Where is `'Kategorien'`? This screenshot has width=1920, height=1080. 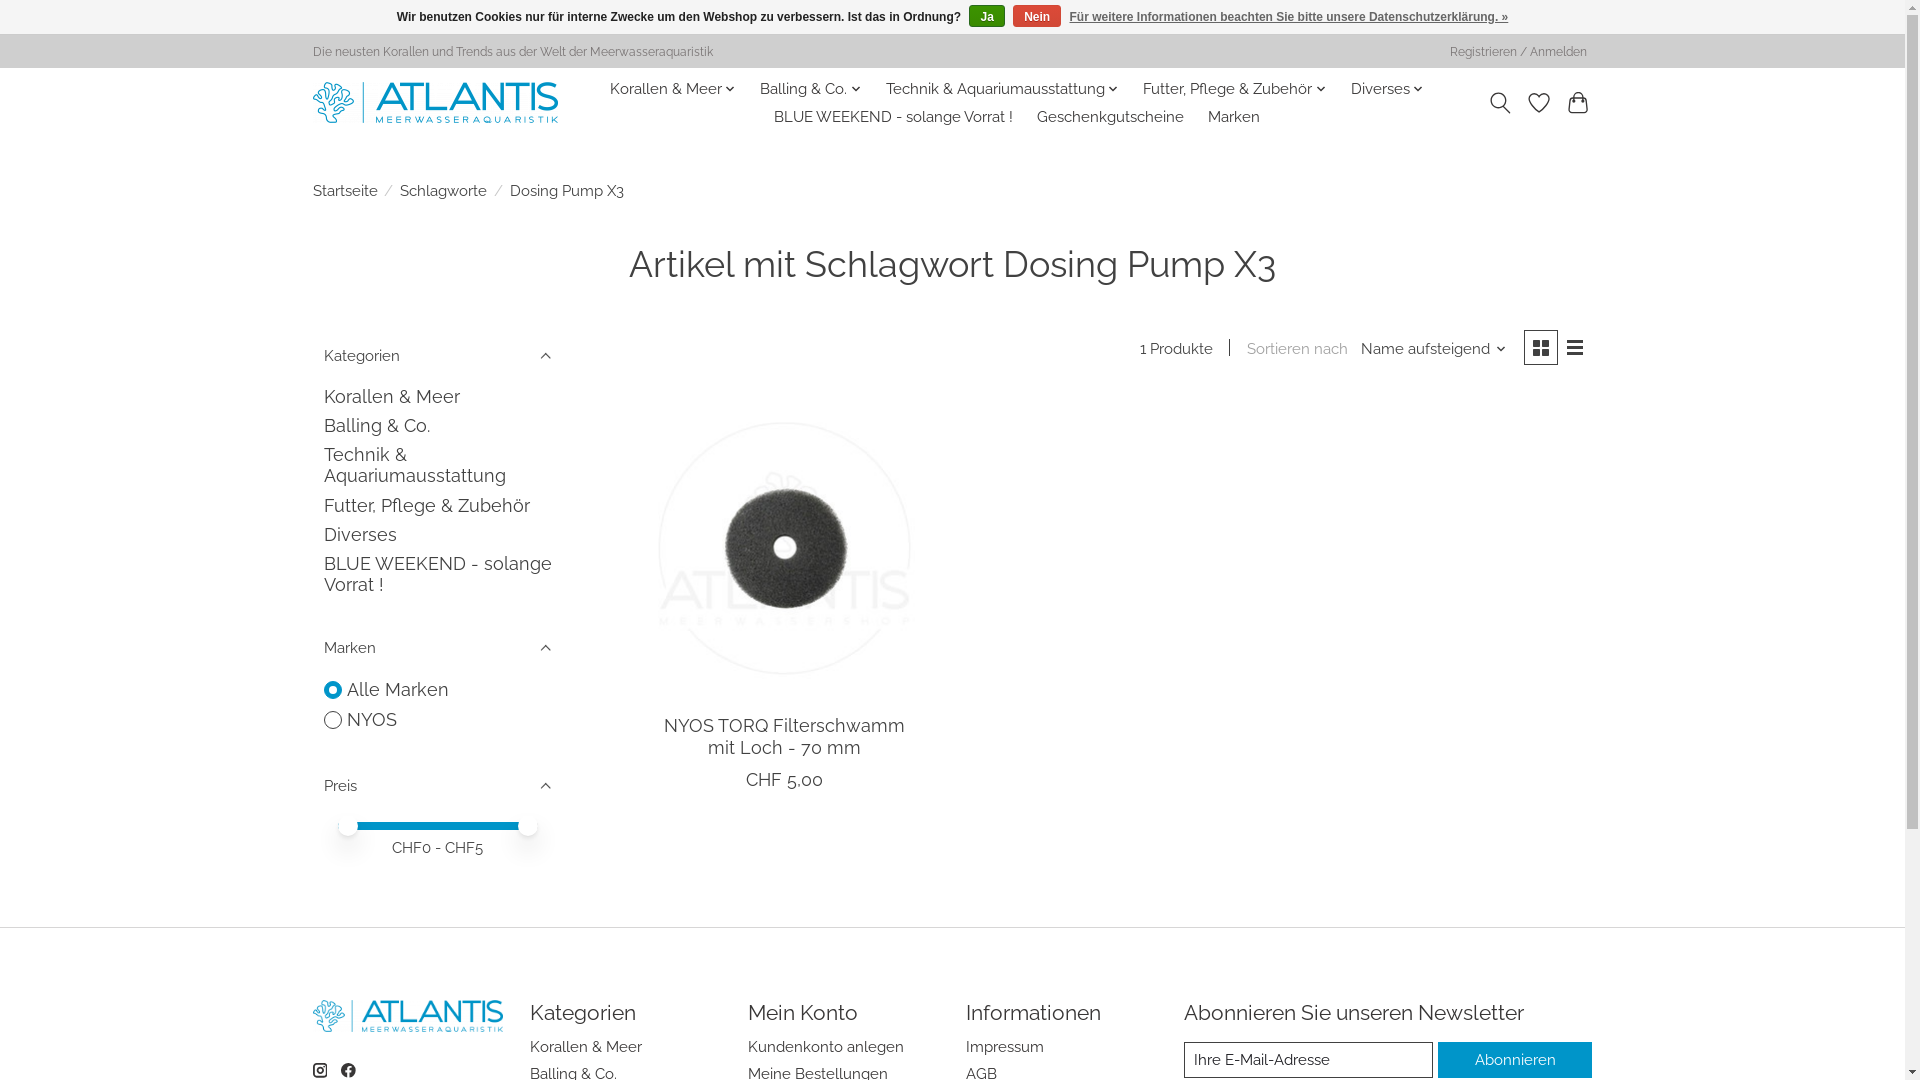 'Kategorien' is located at coordinates (435, 353).